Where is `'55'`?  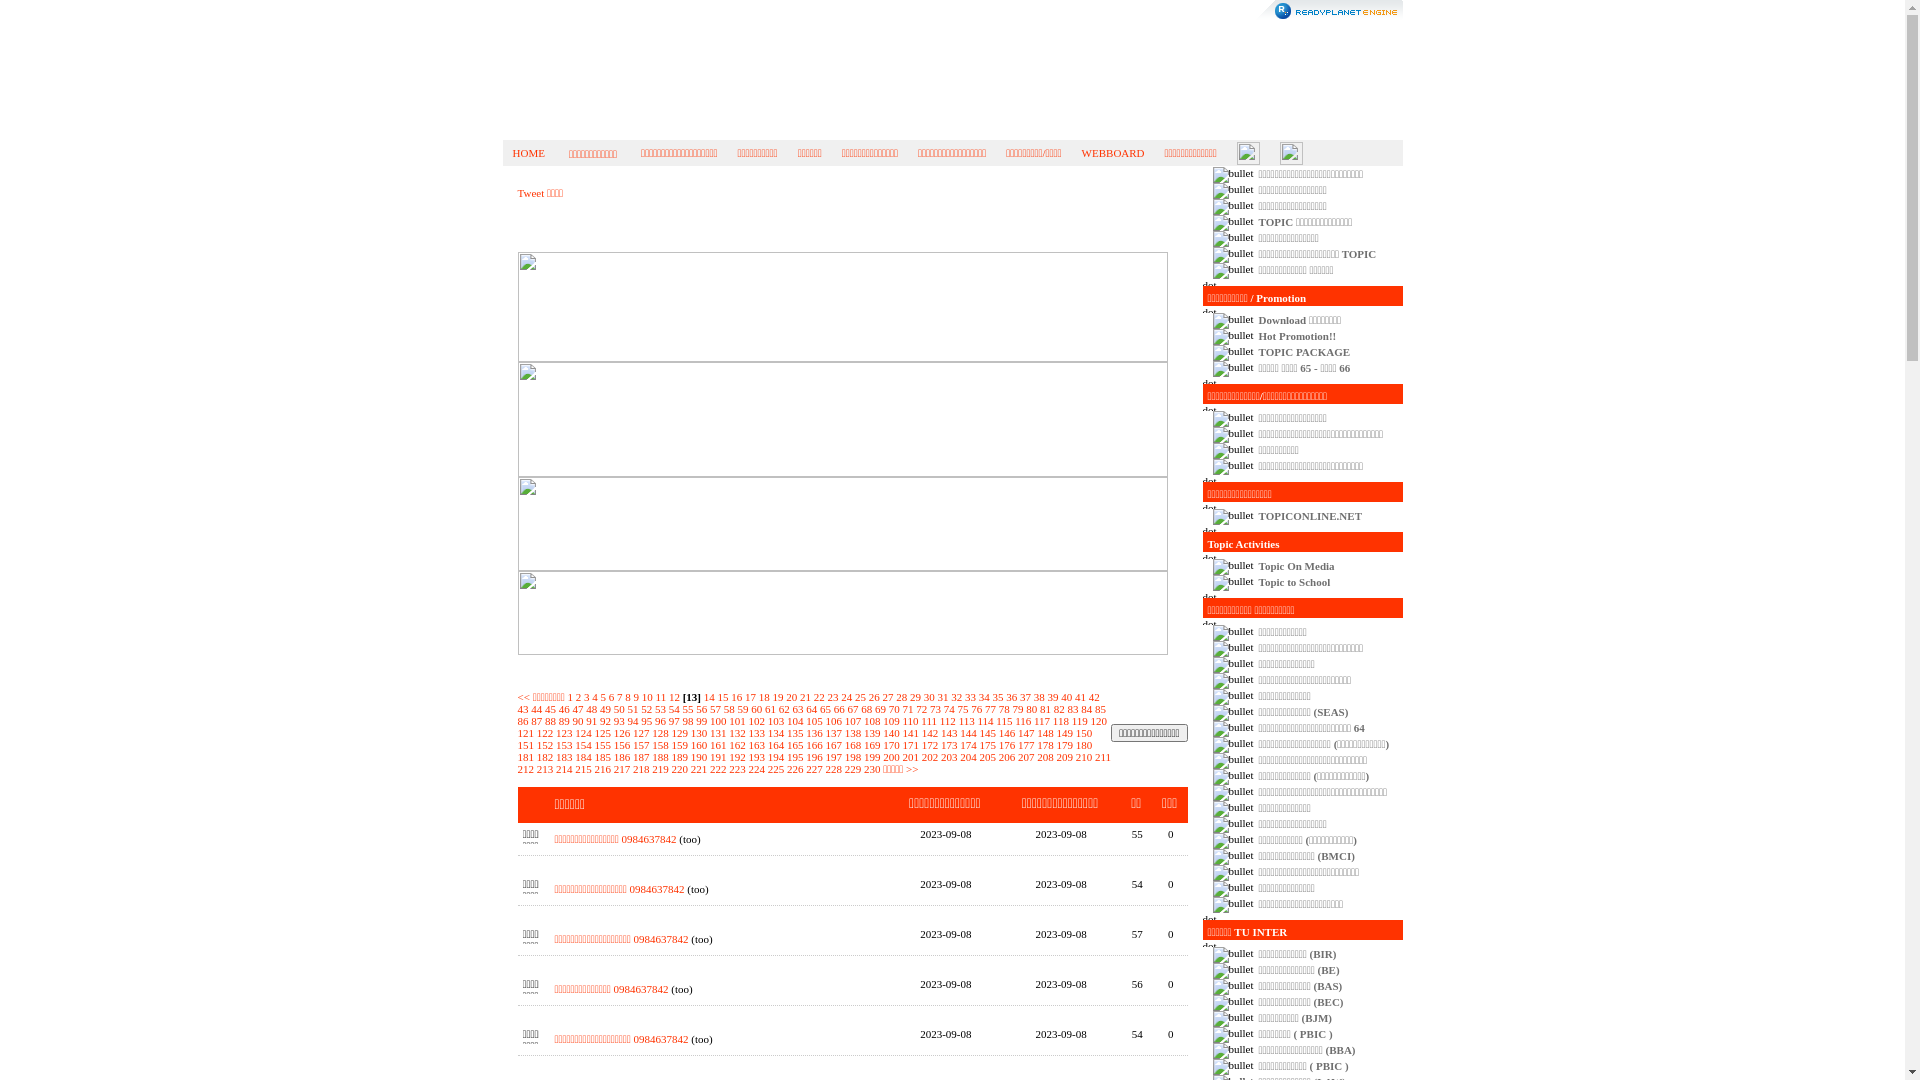
'55' is located at coordinates (687, 708).